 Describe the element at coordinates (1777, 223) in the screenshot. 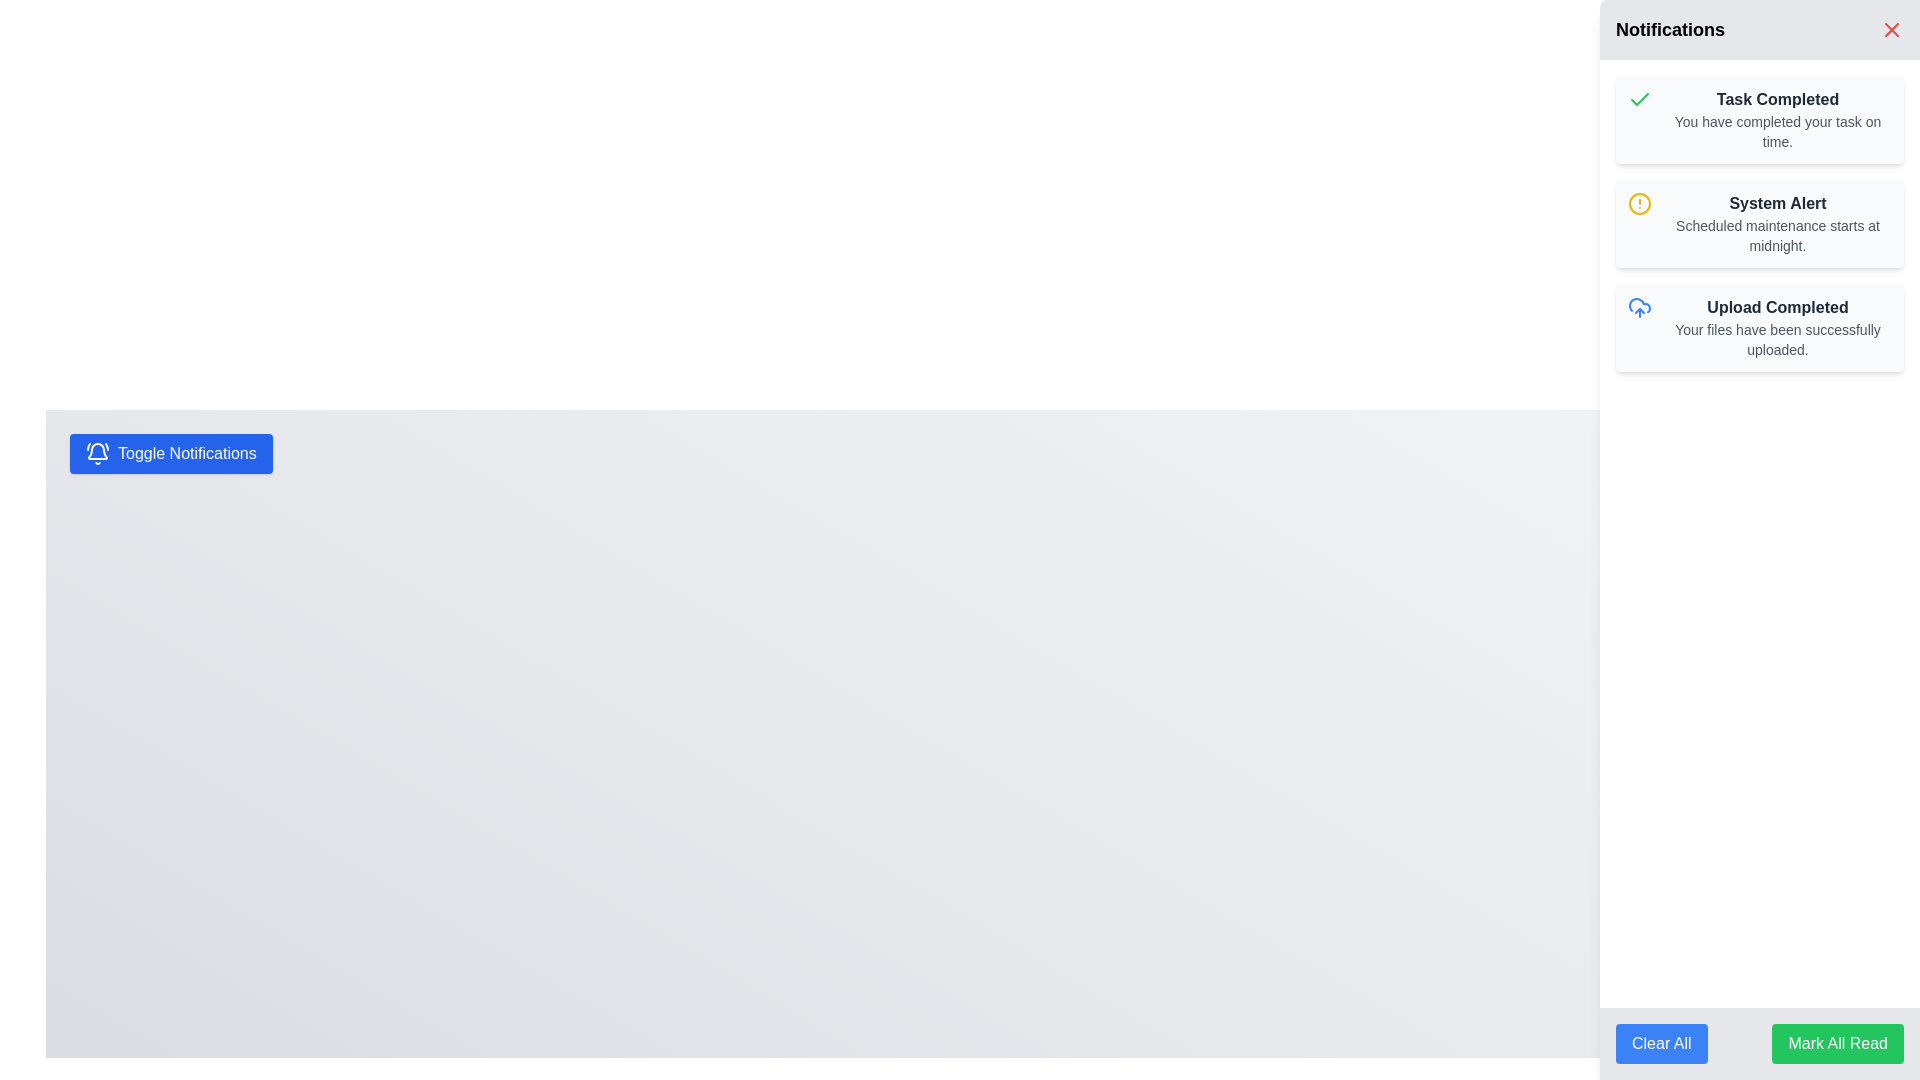

I see `the second Notification card in the Notifications panel to acknowledge or interact with the scheduled maintenance event information` at that location.